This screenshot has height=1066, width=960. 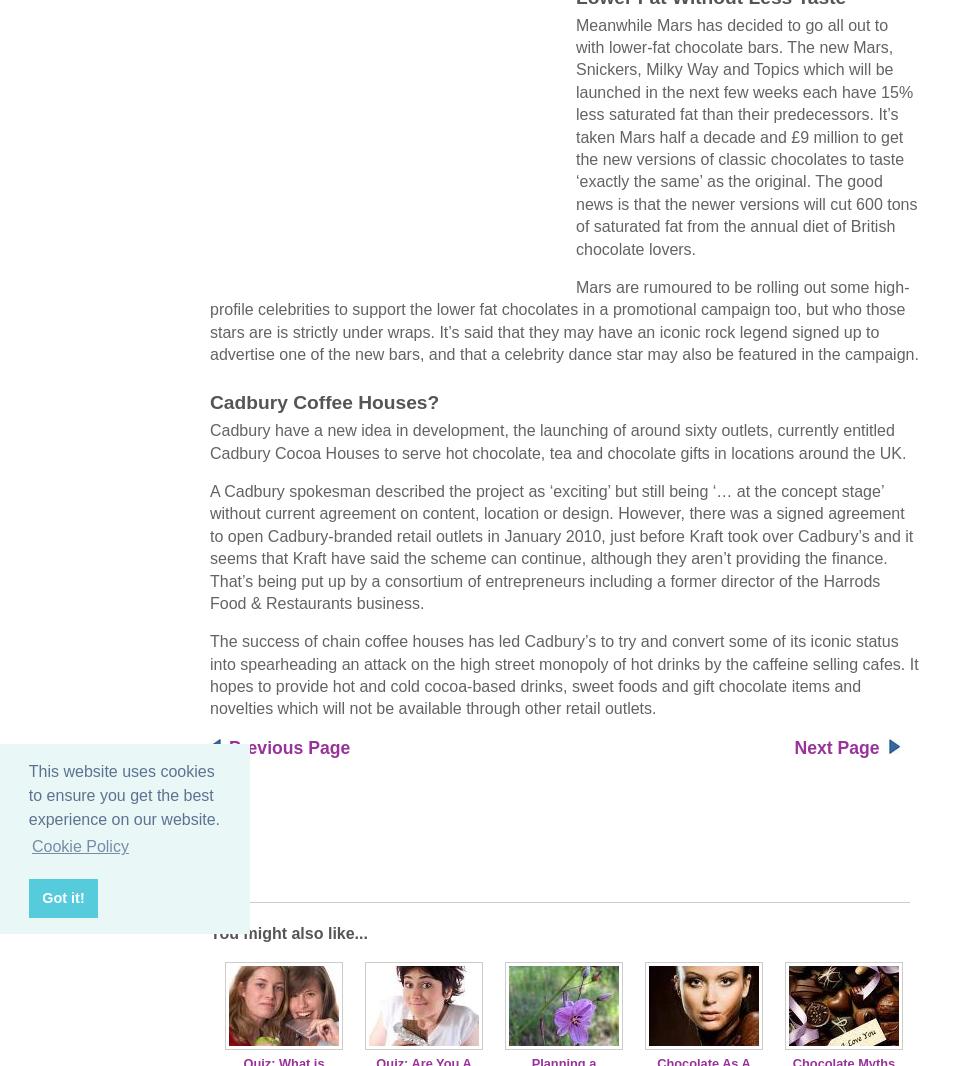 What do you see at coordinates (564, 320) in the screenshot?
I see `'Mars are rumoured to be rolling out some high-profile celebrities to support the lower fat chocolates in a promotional campaign too, but who those stars are is strictly under wraps. It’s said that they may have an iconic rock legend signed up to advertise one of the new bars, and that a celebrity dance star may also be featured in the campaign.'` at bounding box center [564, 320].